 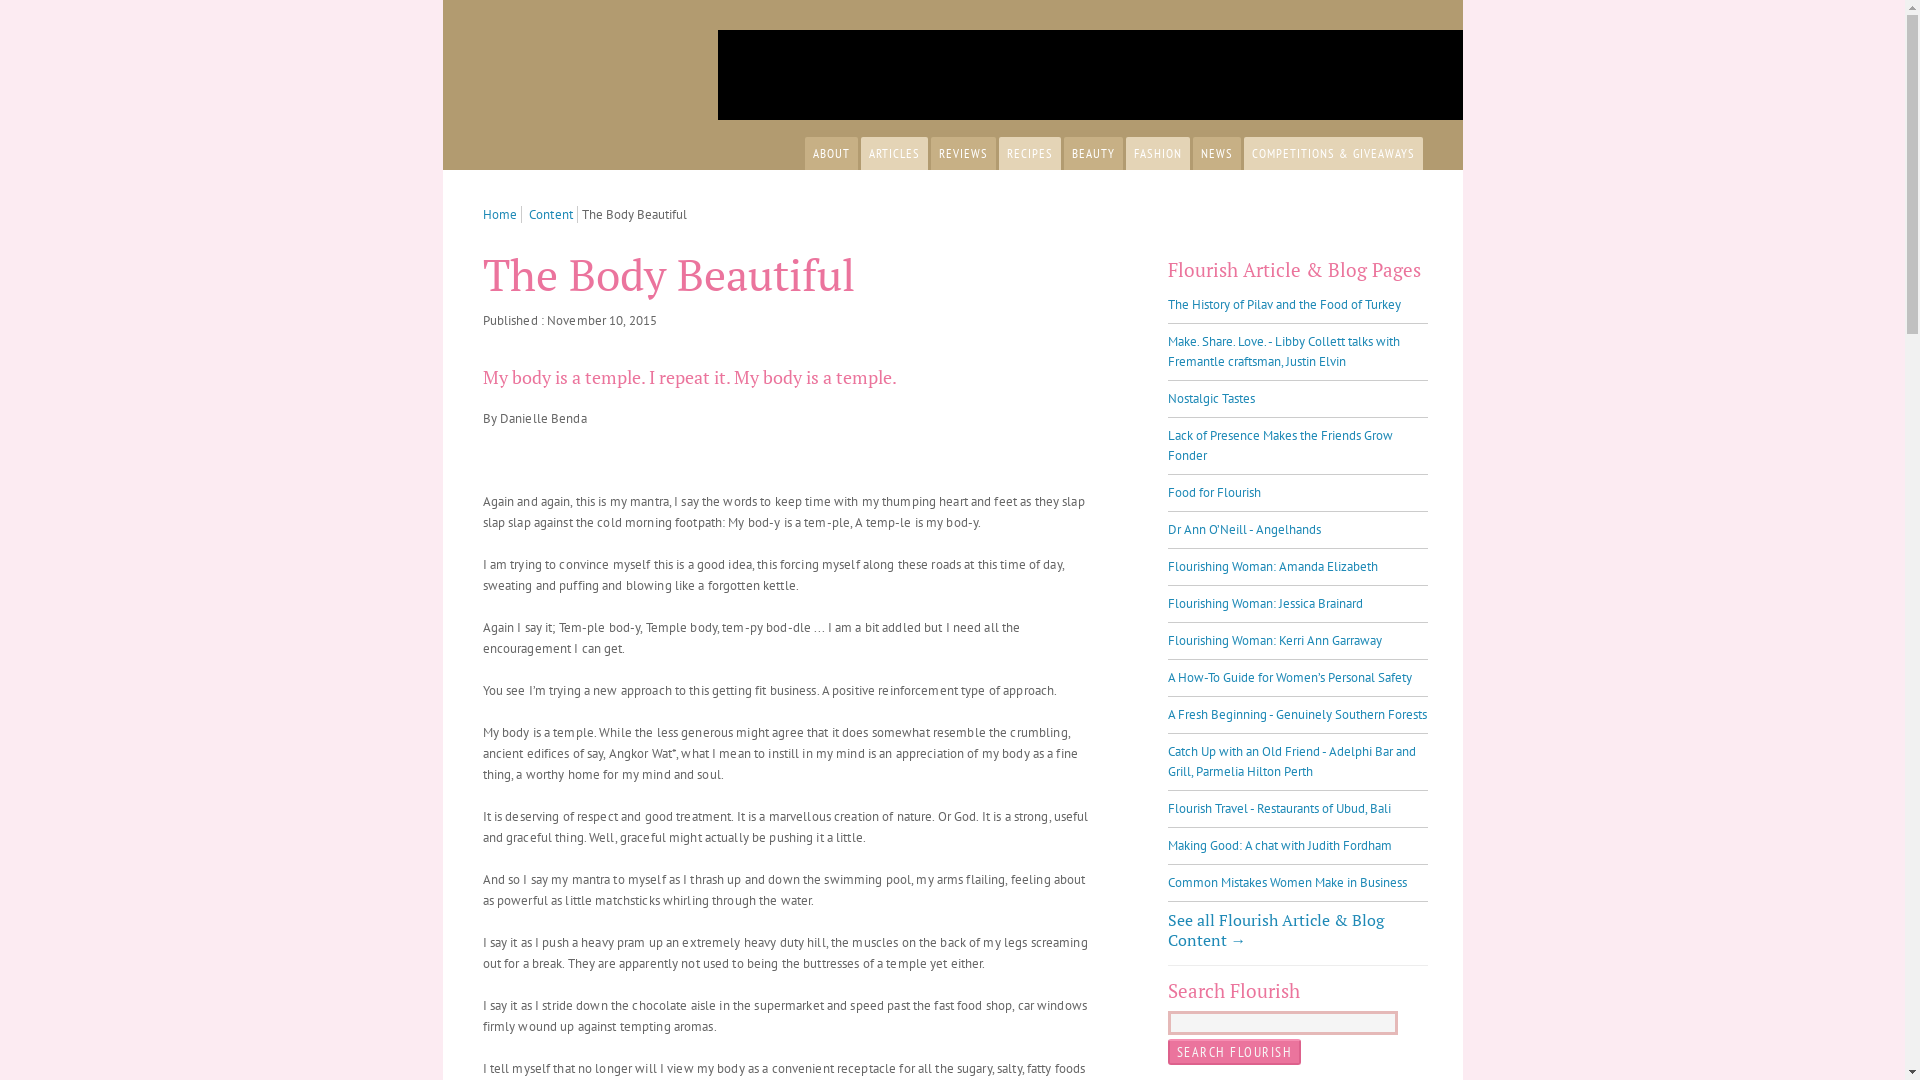 What do you see at coordinates (1167, 602) in the screenshot?
I see `'Flourishing Woman: Jessica Brainard'` at bounding box center [1167, 602].